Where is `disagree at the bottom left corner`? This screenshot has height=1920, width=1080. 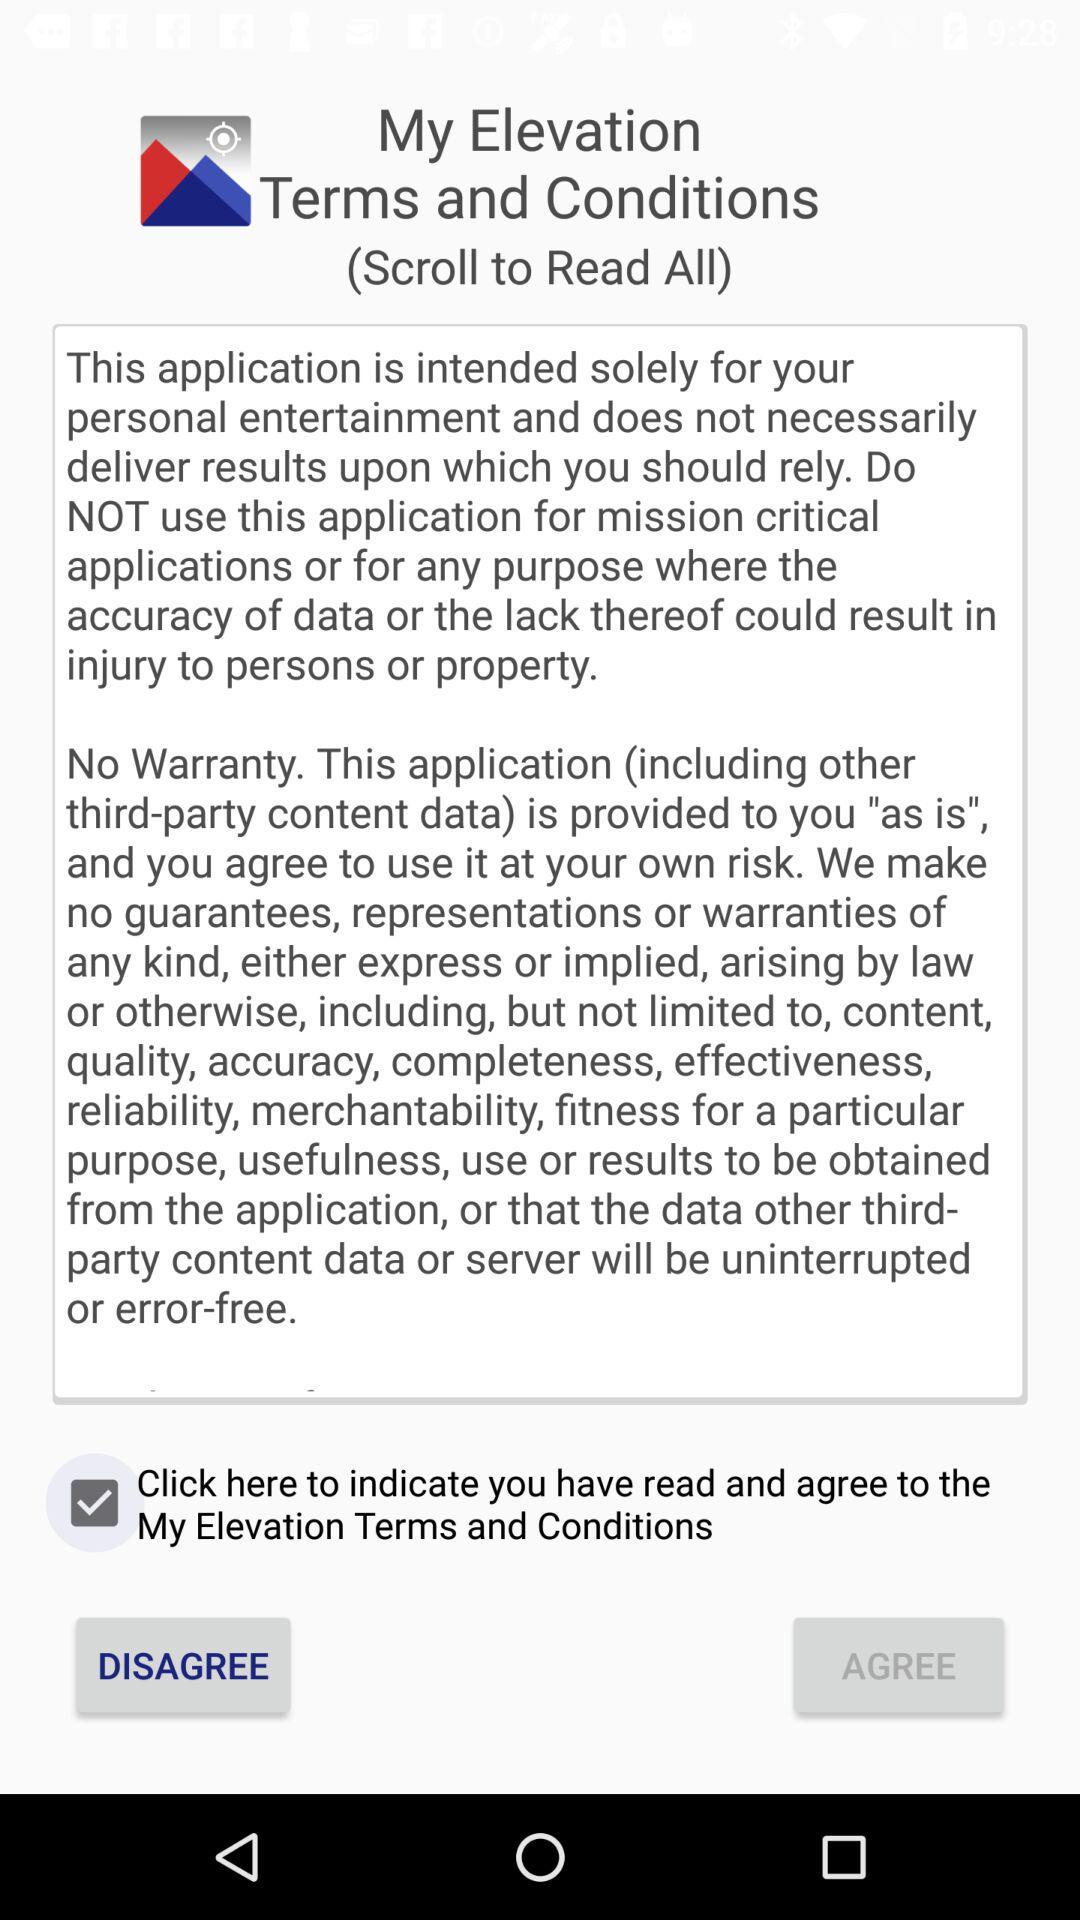 disagree at the bottom left corner is located at coordinates (183, 1665).